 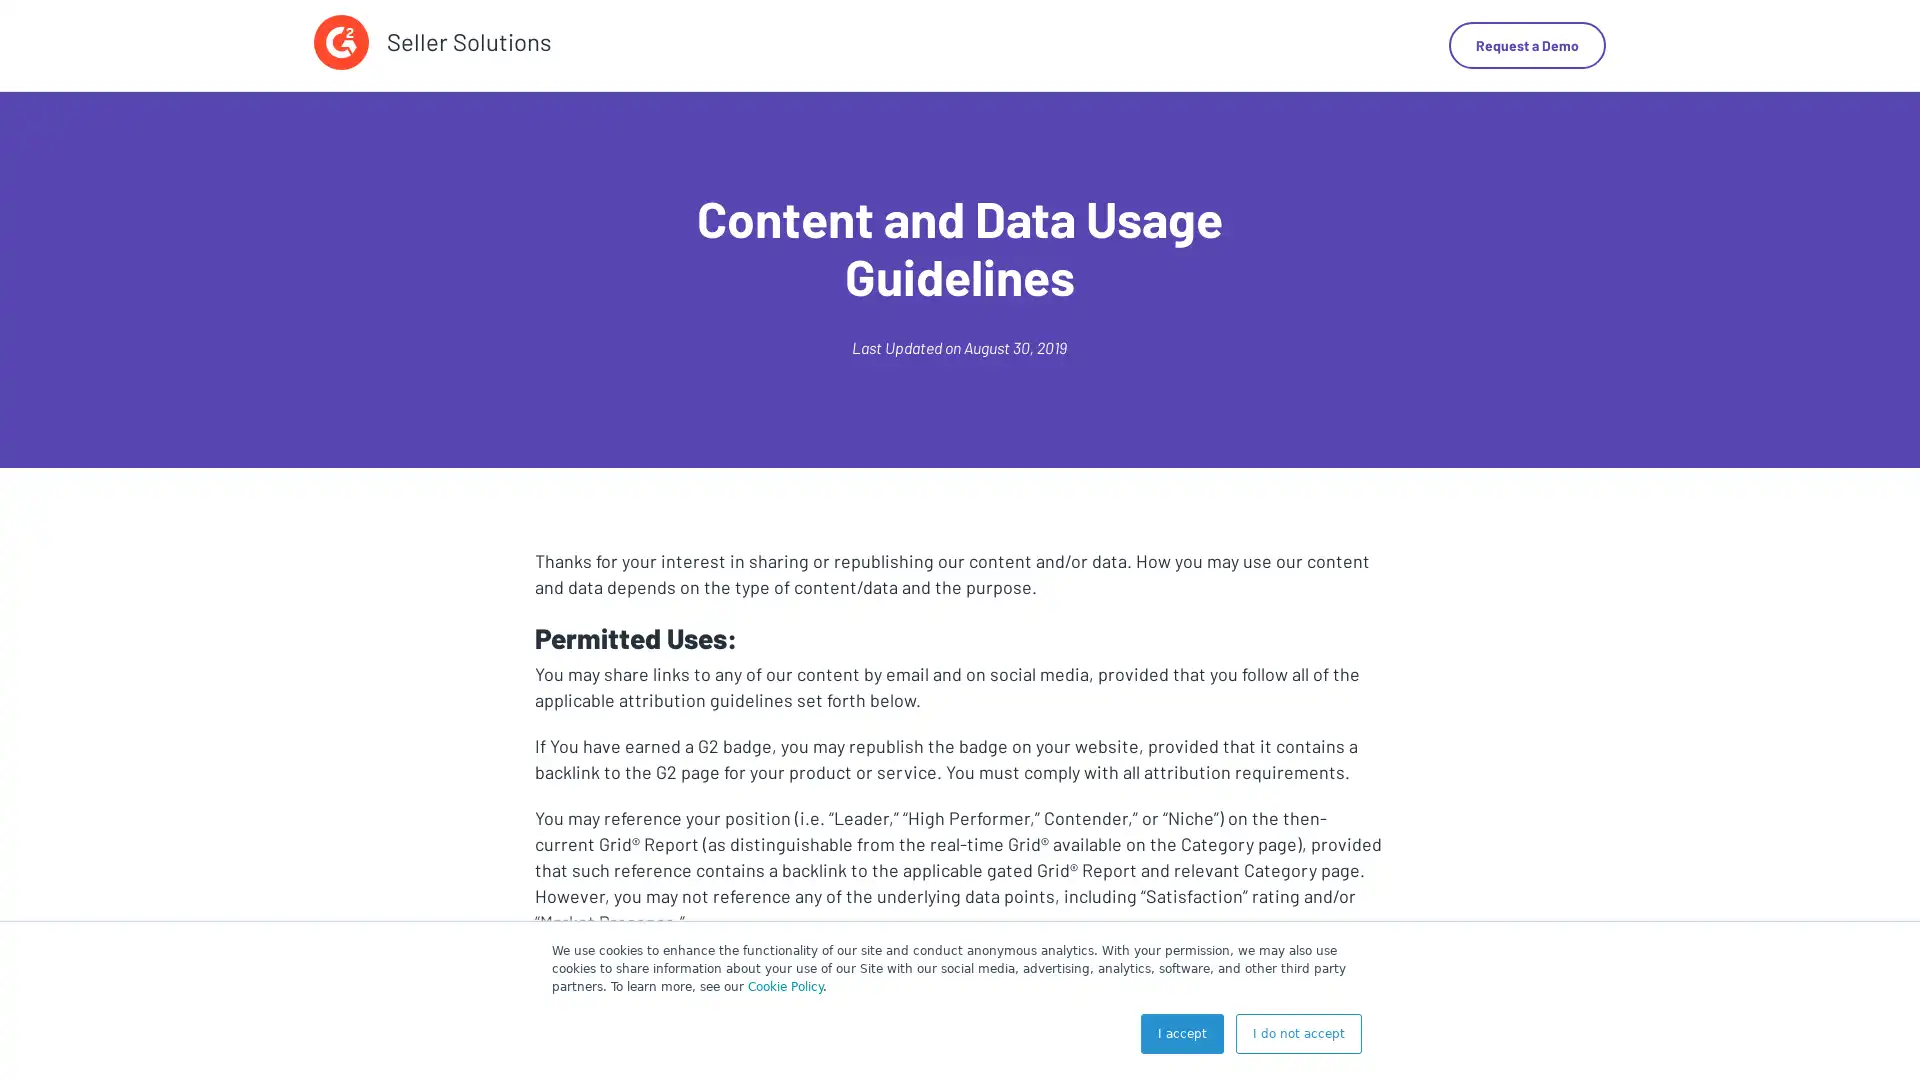 I want to click on Open Intercom Messenger, so click(x=1869, y=1029).